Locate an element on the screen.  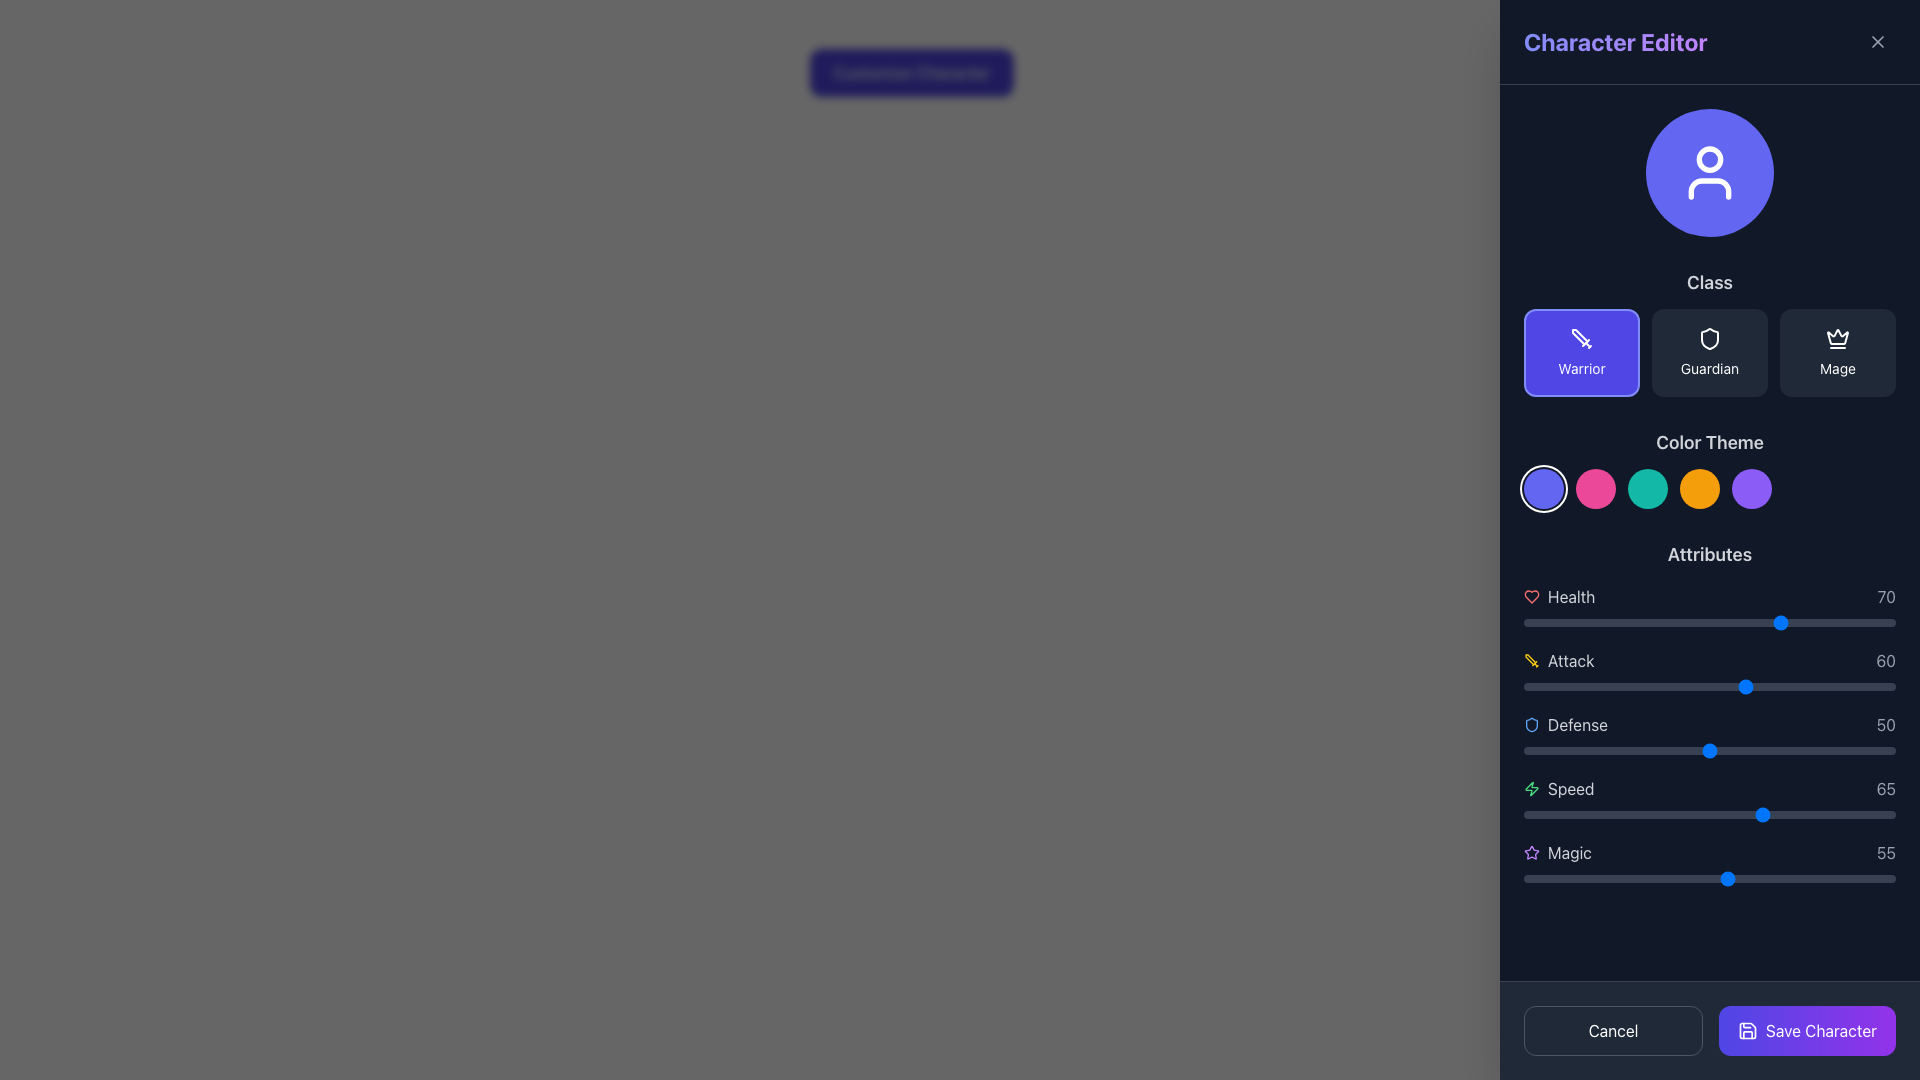
the circular close button with an X icon at the top-right corner of the 'Character Editor' is located at coordinates (1876, 42).